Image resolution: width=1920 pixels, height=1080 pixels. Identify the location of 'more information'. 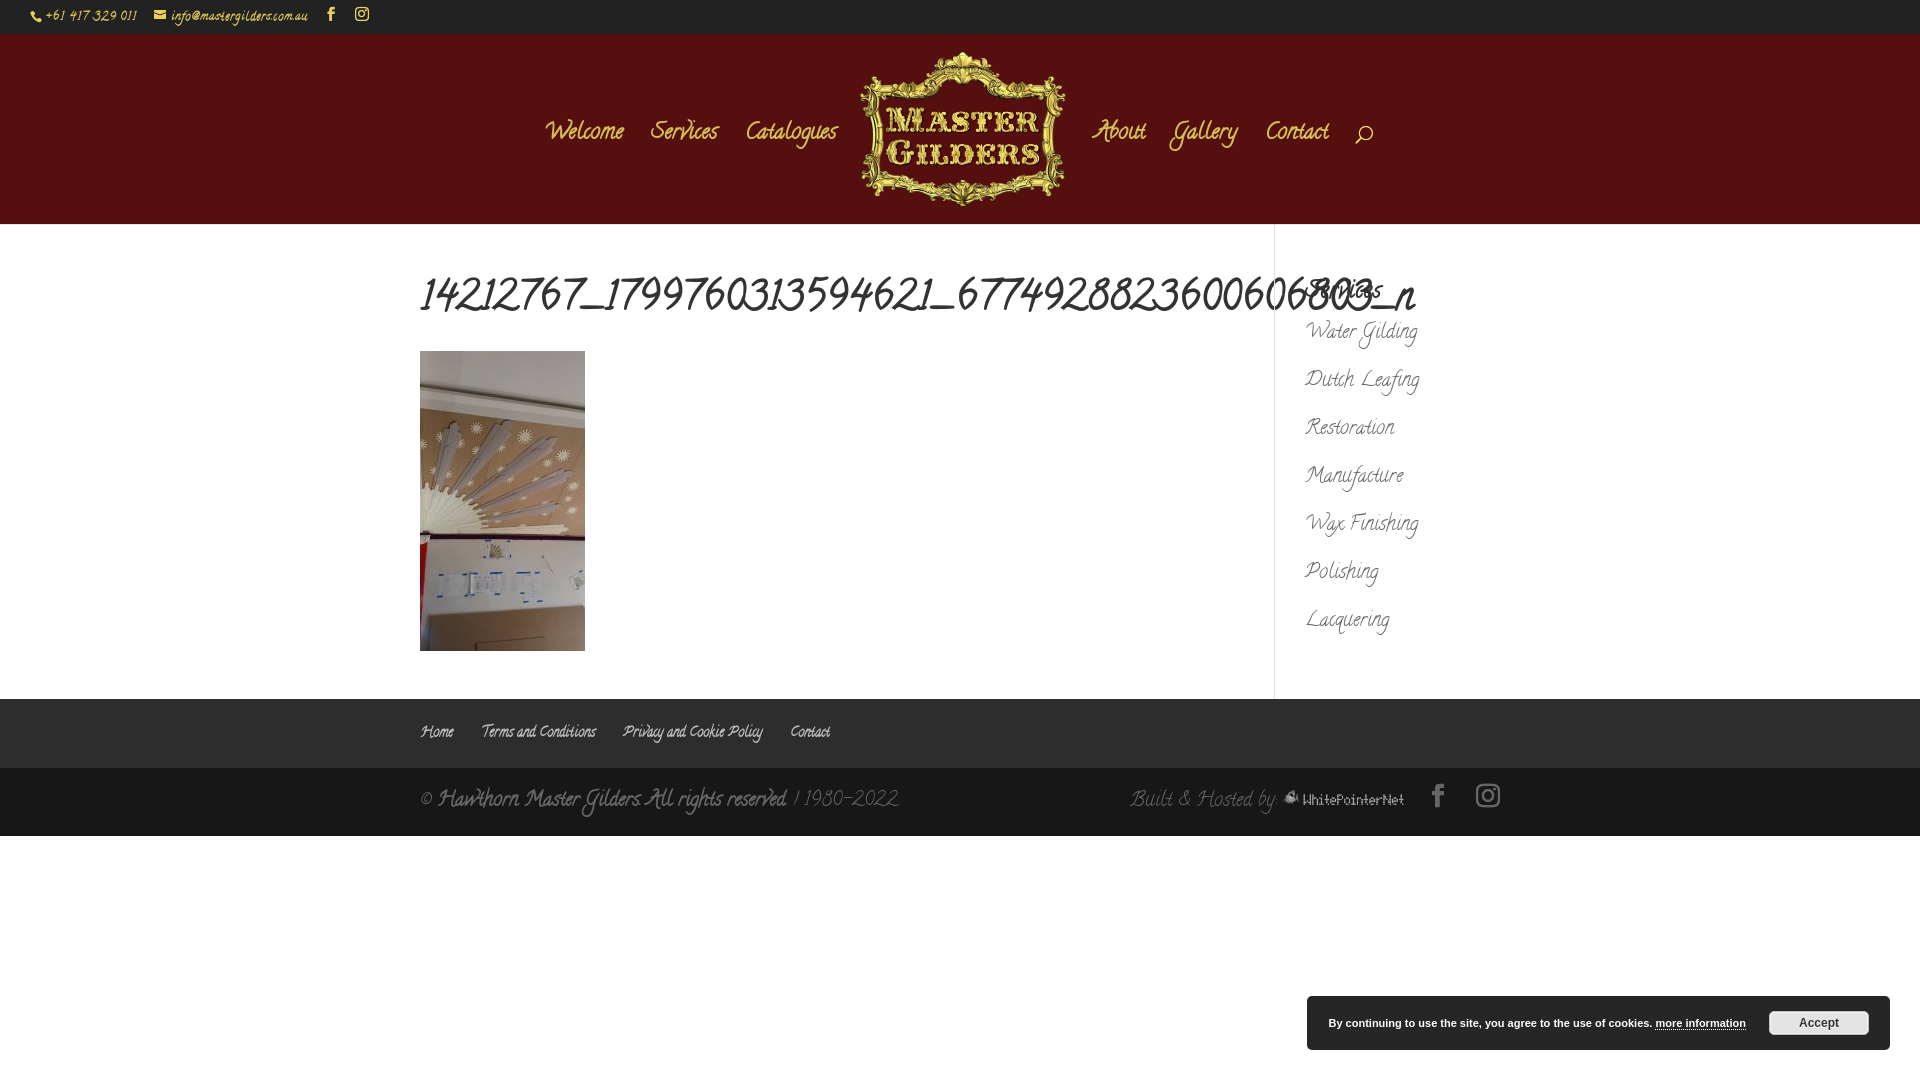
(1698, 1023).